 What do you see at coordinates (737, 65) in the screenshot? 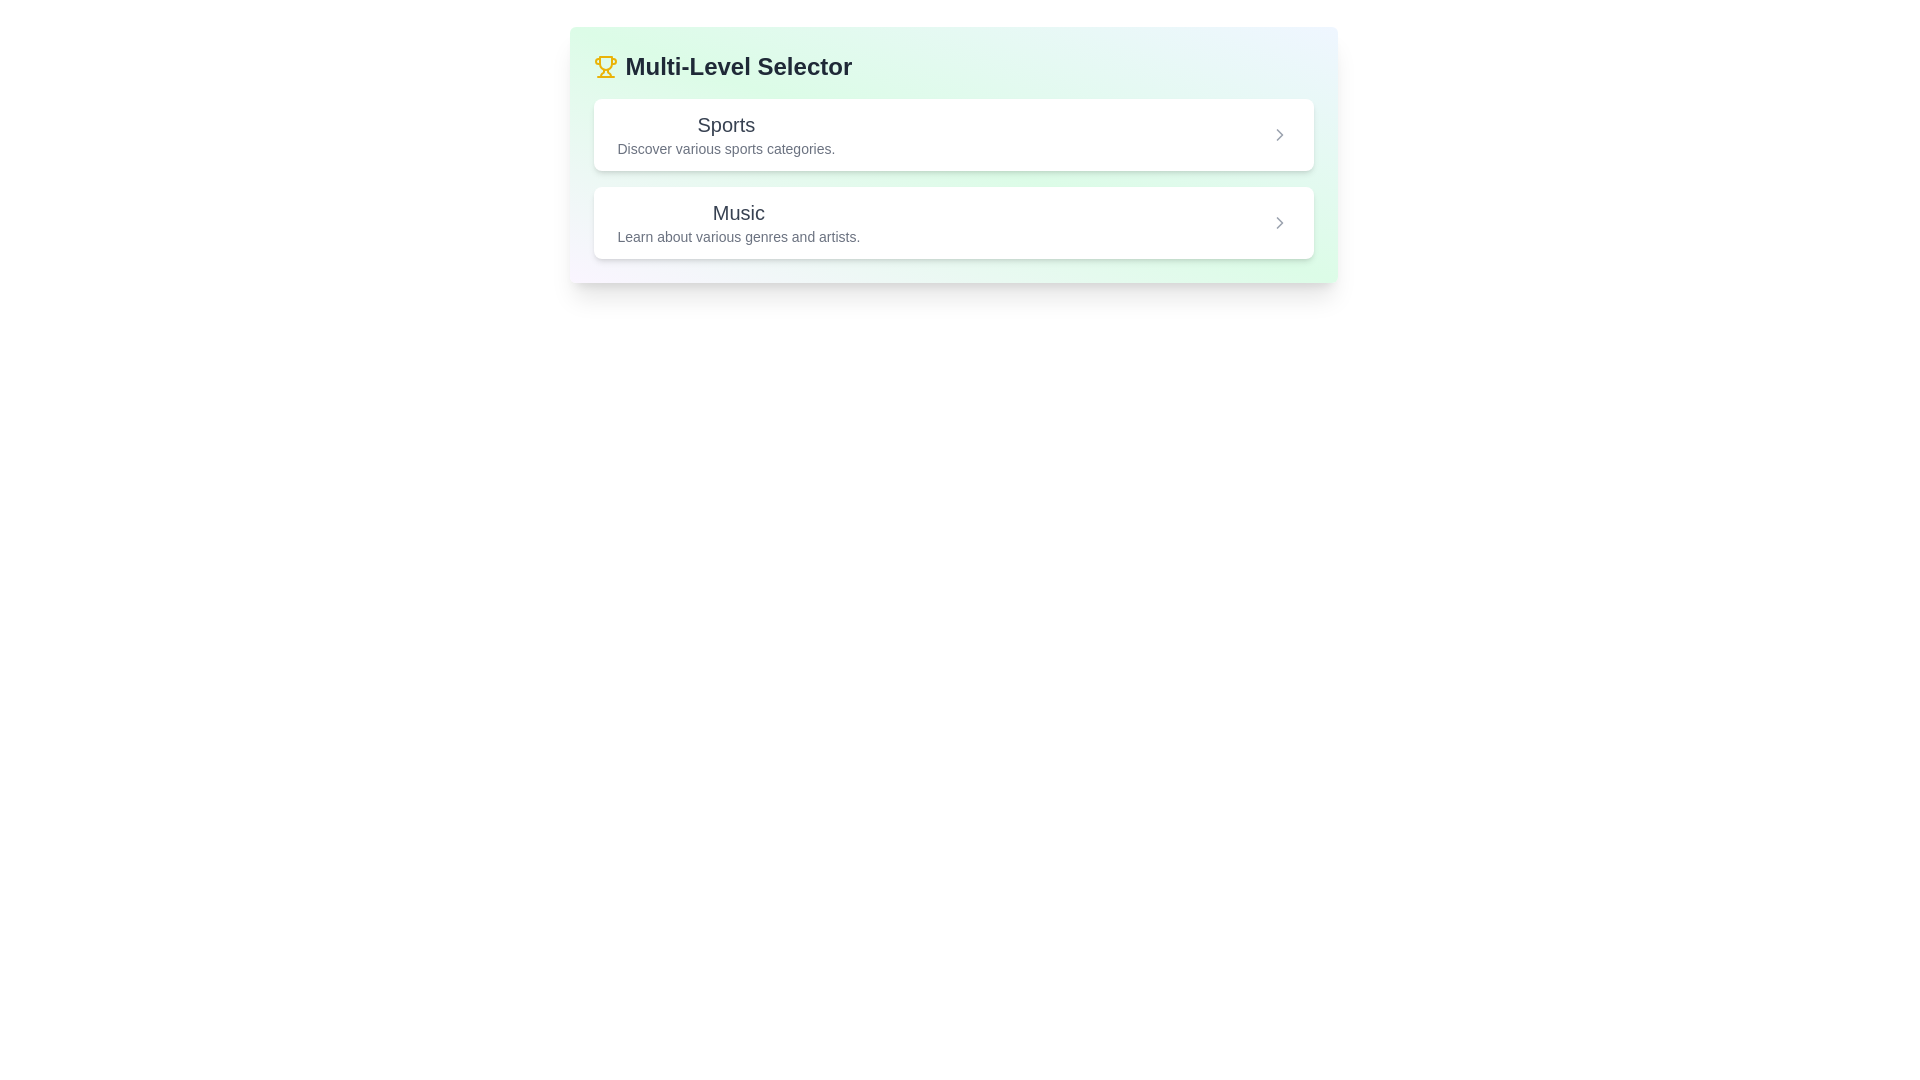
I see `title text located in the top-left section of the content card, positioned to the right of the trophy-shaped icon` at bounding box center [737, 65].